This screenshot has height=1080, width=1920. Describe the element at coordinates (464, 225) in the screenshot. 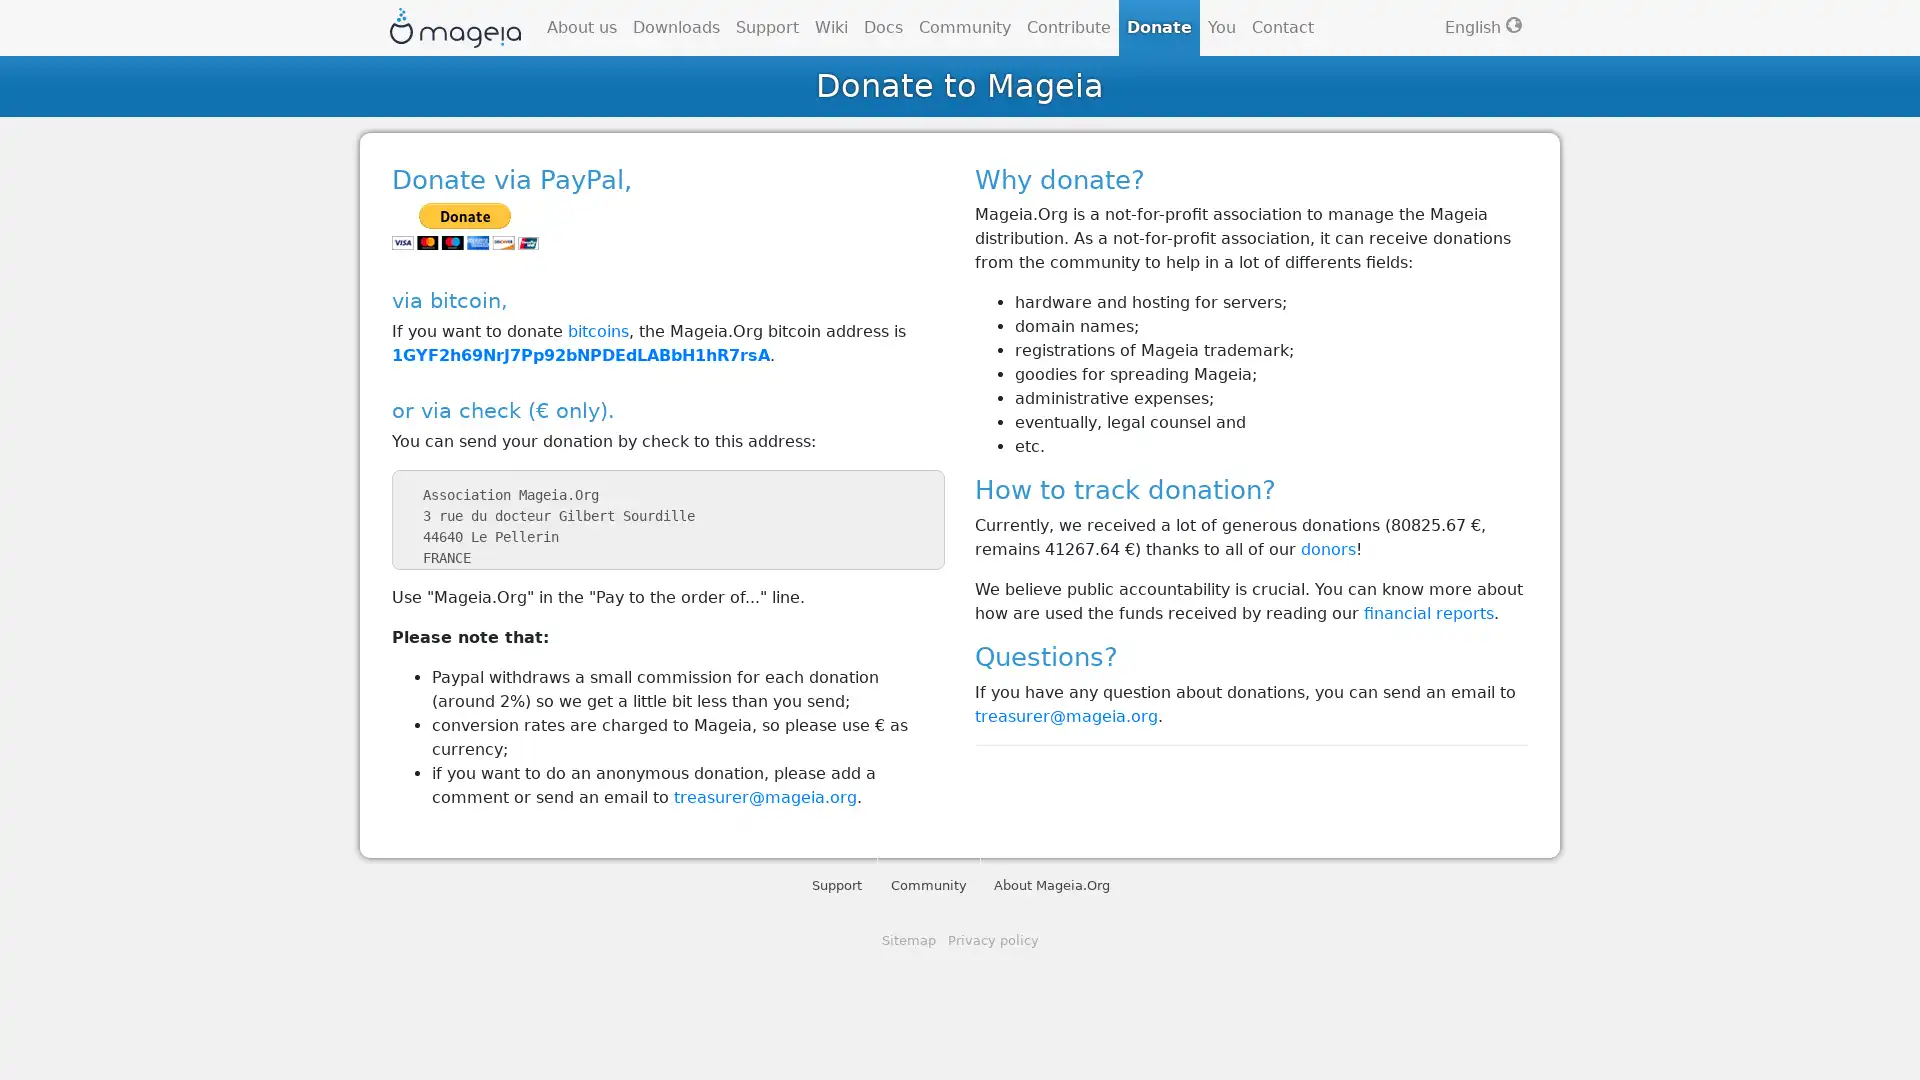

I see `PayPal - The safer, easier way to pay online!` at that location.